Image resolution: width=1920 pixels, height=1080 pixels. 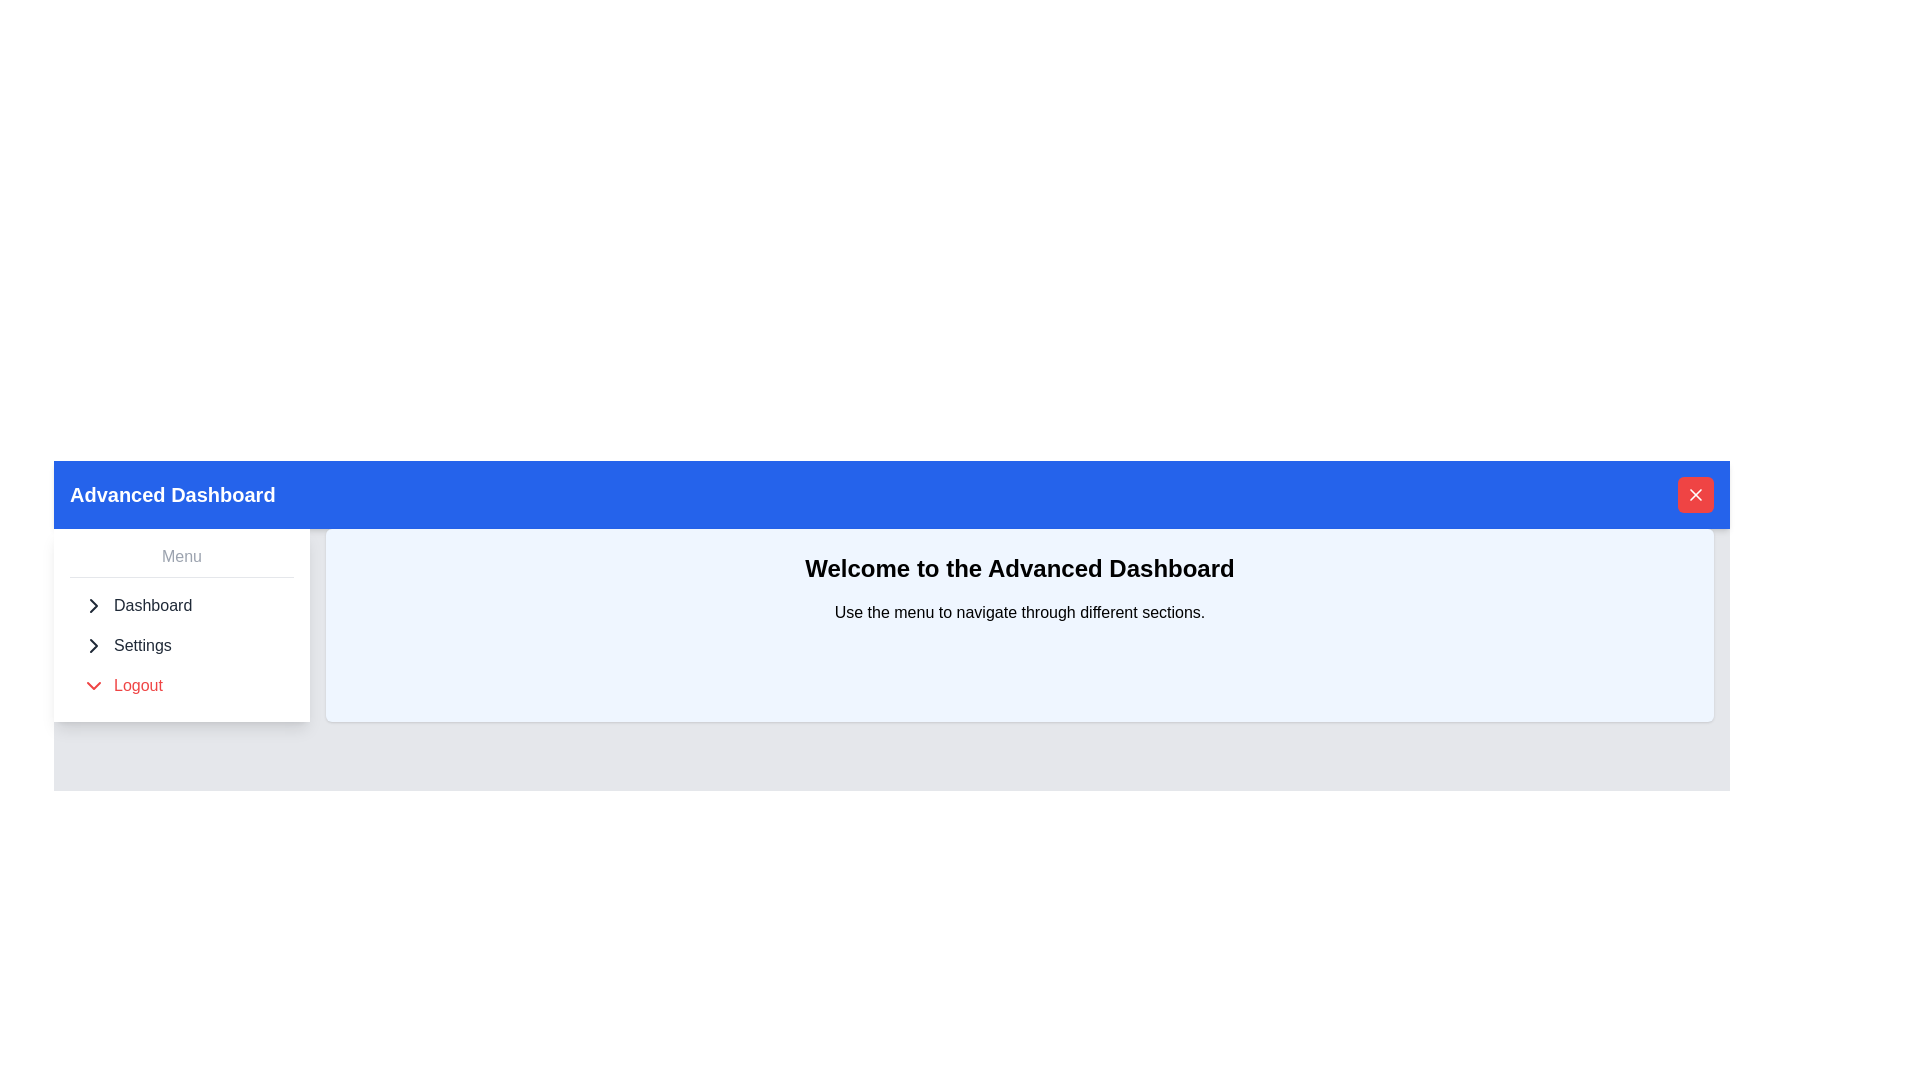 What do you see at coordinates (182, 604) in the screenshot?
I see `the first interactive menu item beneath the 'Menu' header` at bounding box center [182, 604].